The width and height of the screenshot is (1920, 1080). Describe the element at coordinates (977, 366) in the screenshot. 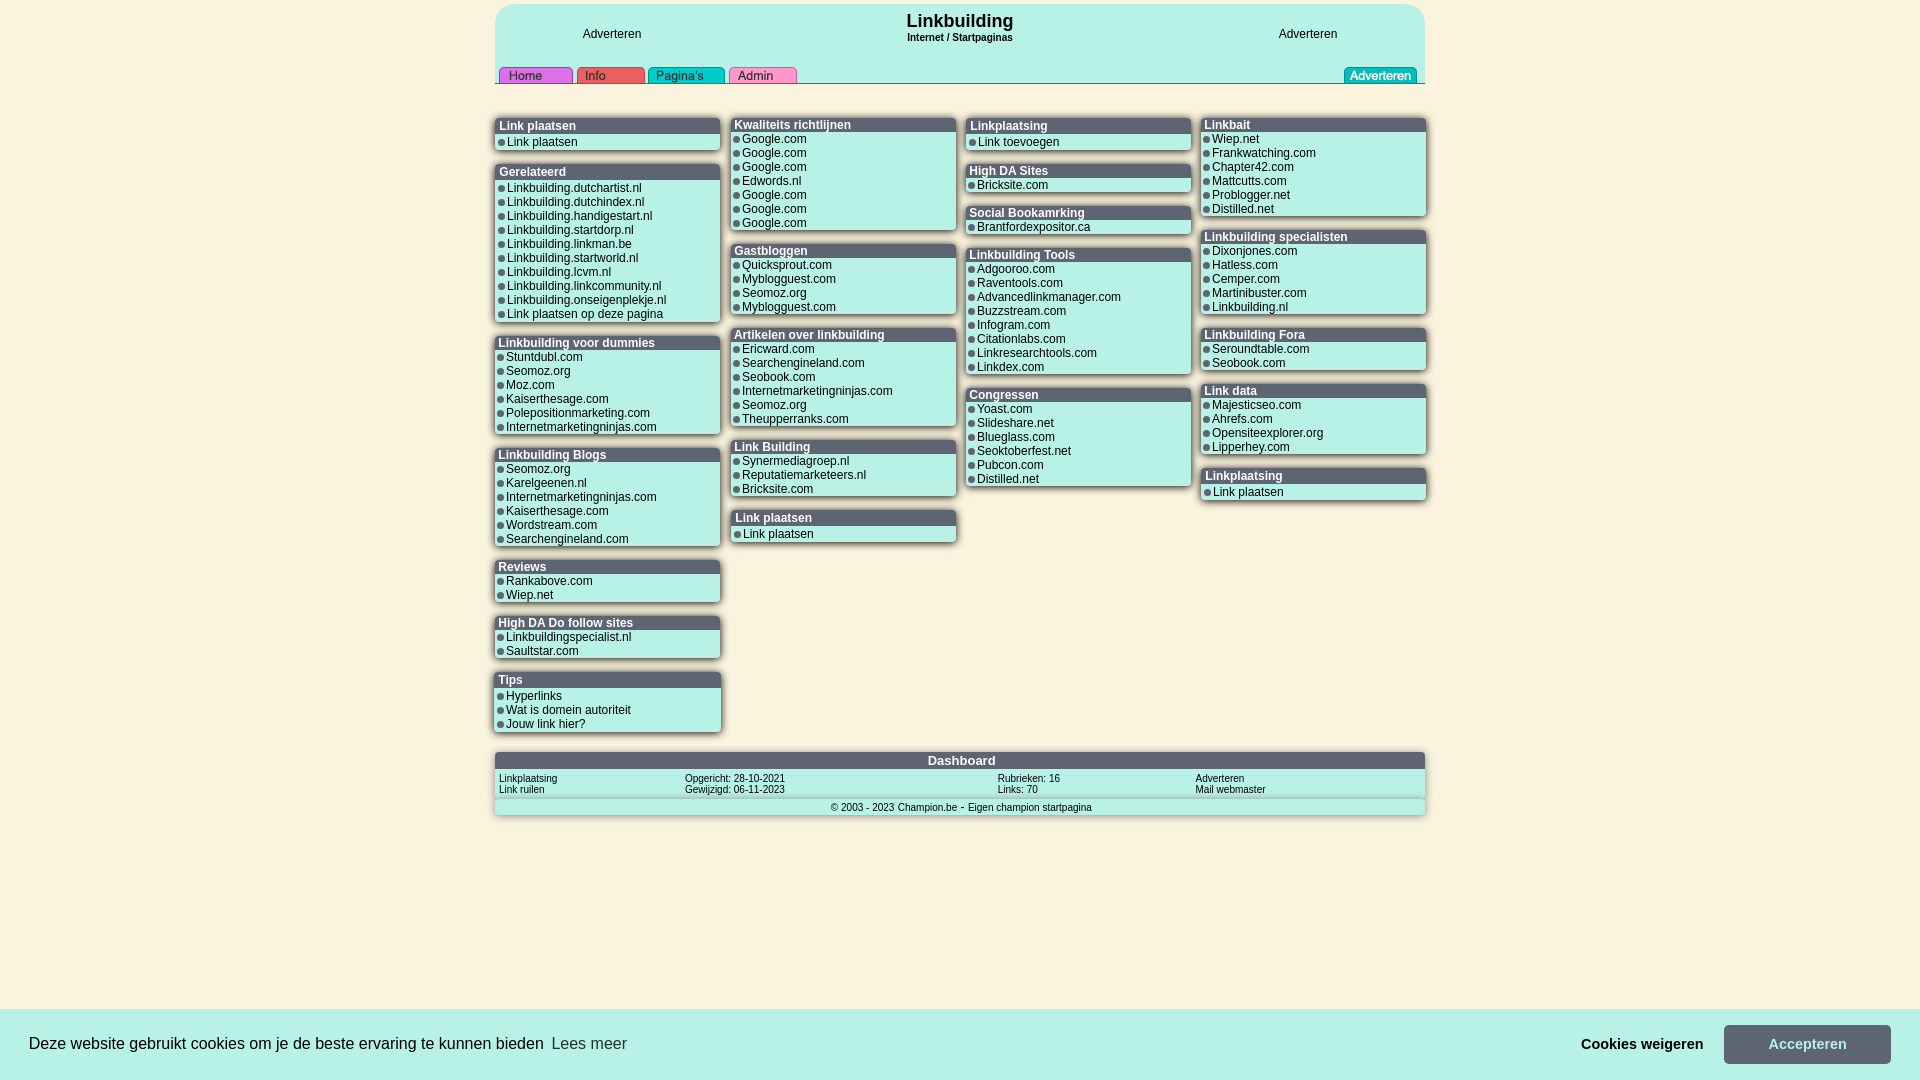

I see `'Linkdex.com'` at that location.